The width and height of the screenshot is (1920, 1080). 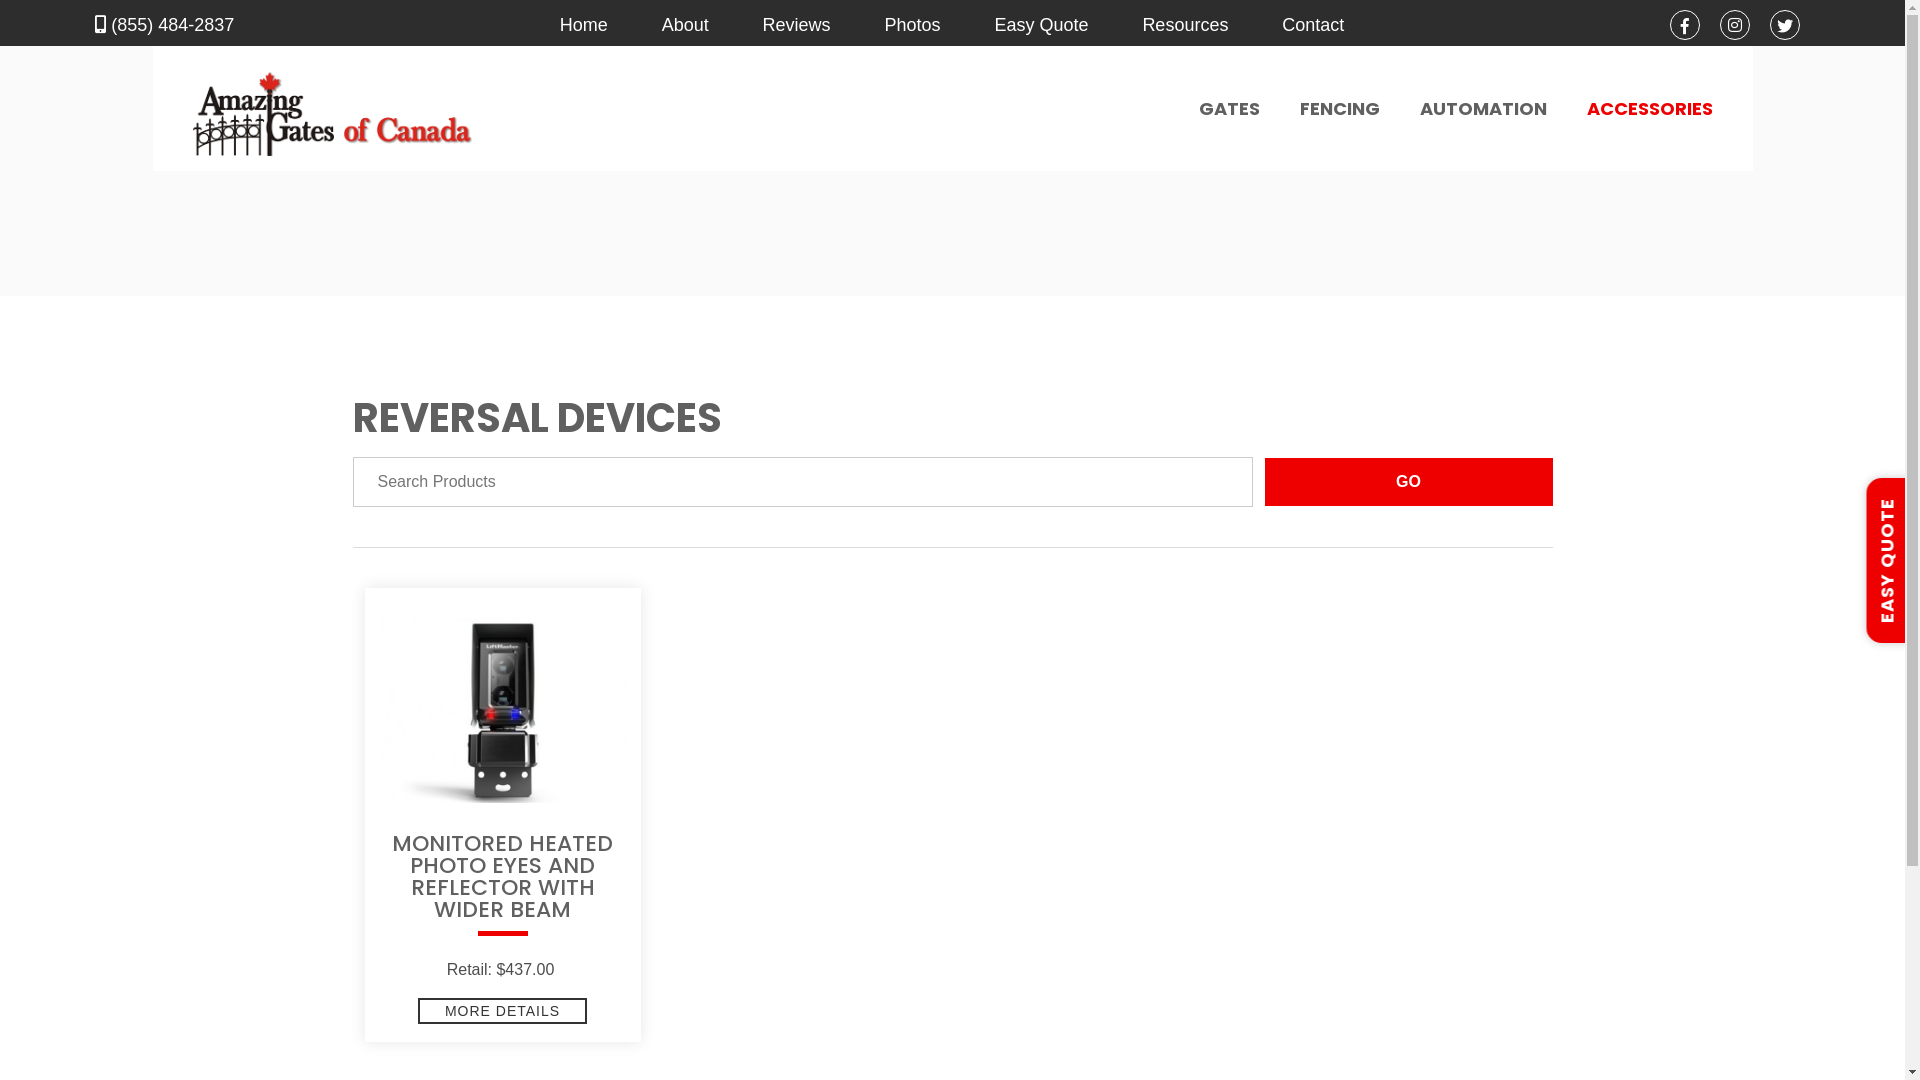 I want to click on 'AUTOMATION', so click(x=1483, y=108).